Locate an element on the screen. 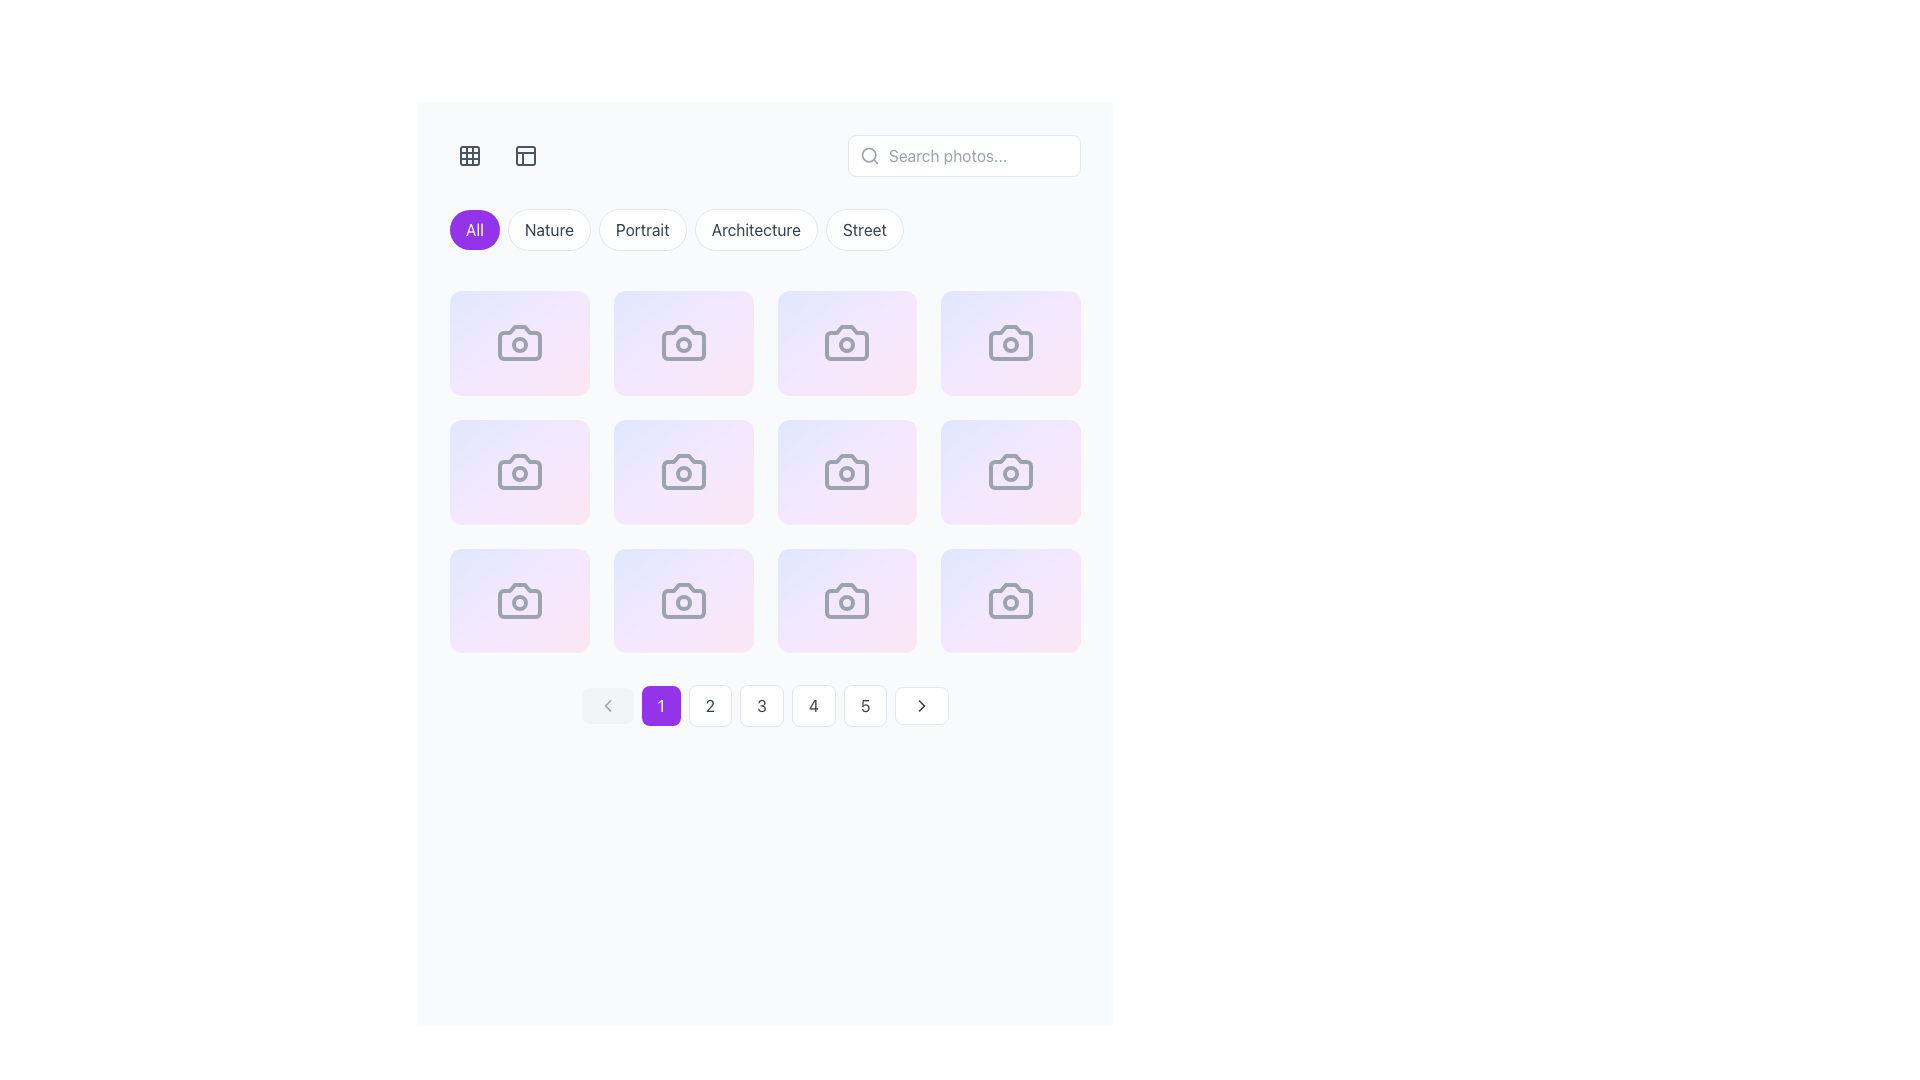 The image size is (1920, 1080). the camera icon with rounded lines and a circular lens, located in the second row, third column of a 3x4 grid layout is located at coordinates (519, 472).